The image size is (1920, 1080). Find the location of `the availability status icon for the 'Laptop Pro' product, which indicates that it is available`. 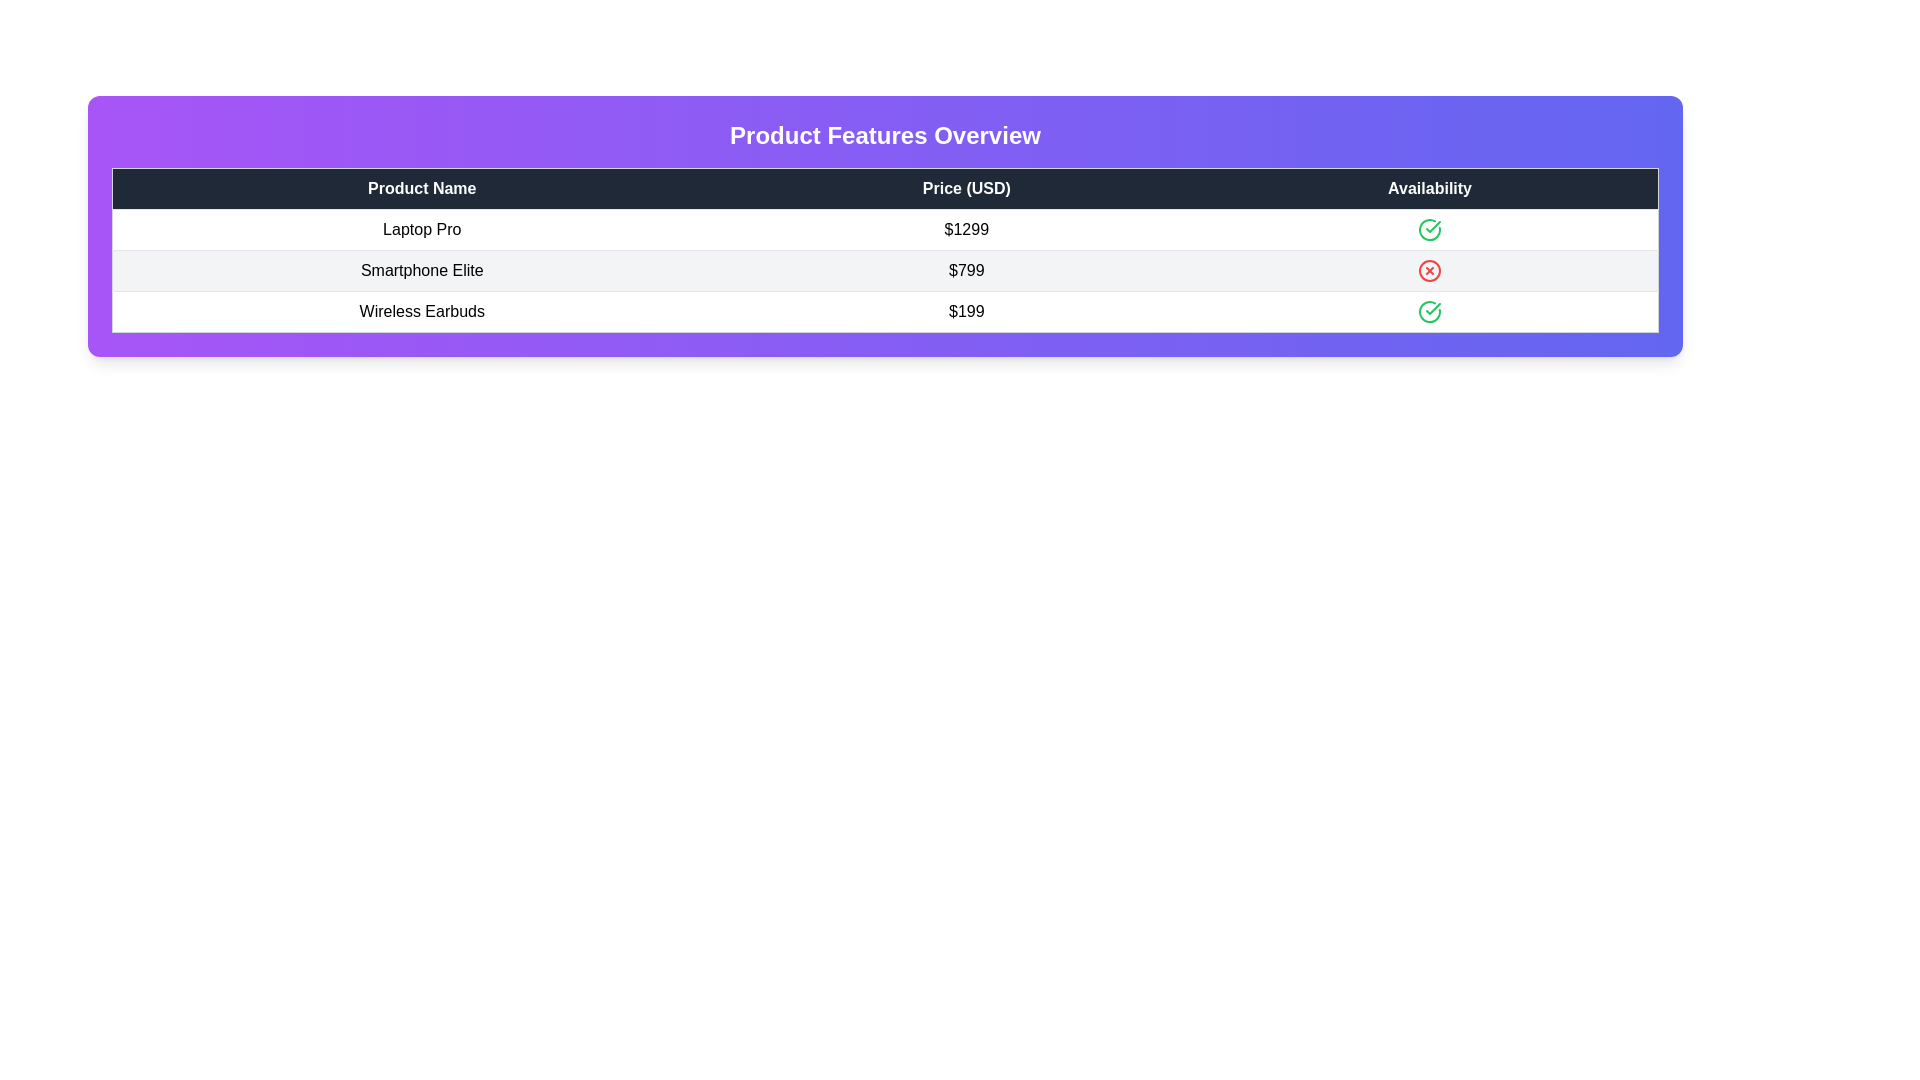

the availability status icon for the 'Laptop Pro' product, which indicates that it is available is located at coordinates (1432, 308).